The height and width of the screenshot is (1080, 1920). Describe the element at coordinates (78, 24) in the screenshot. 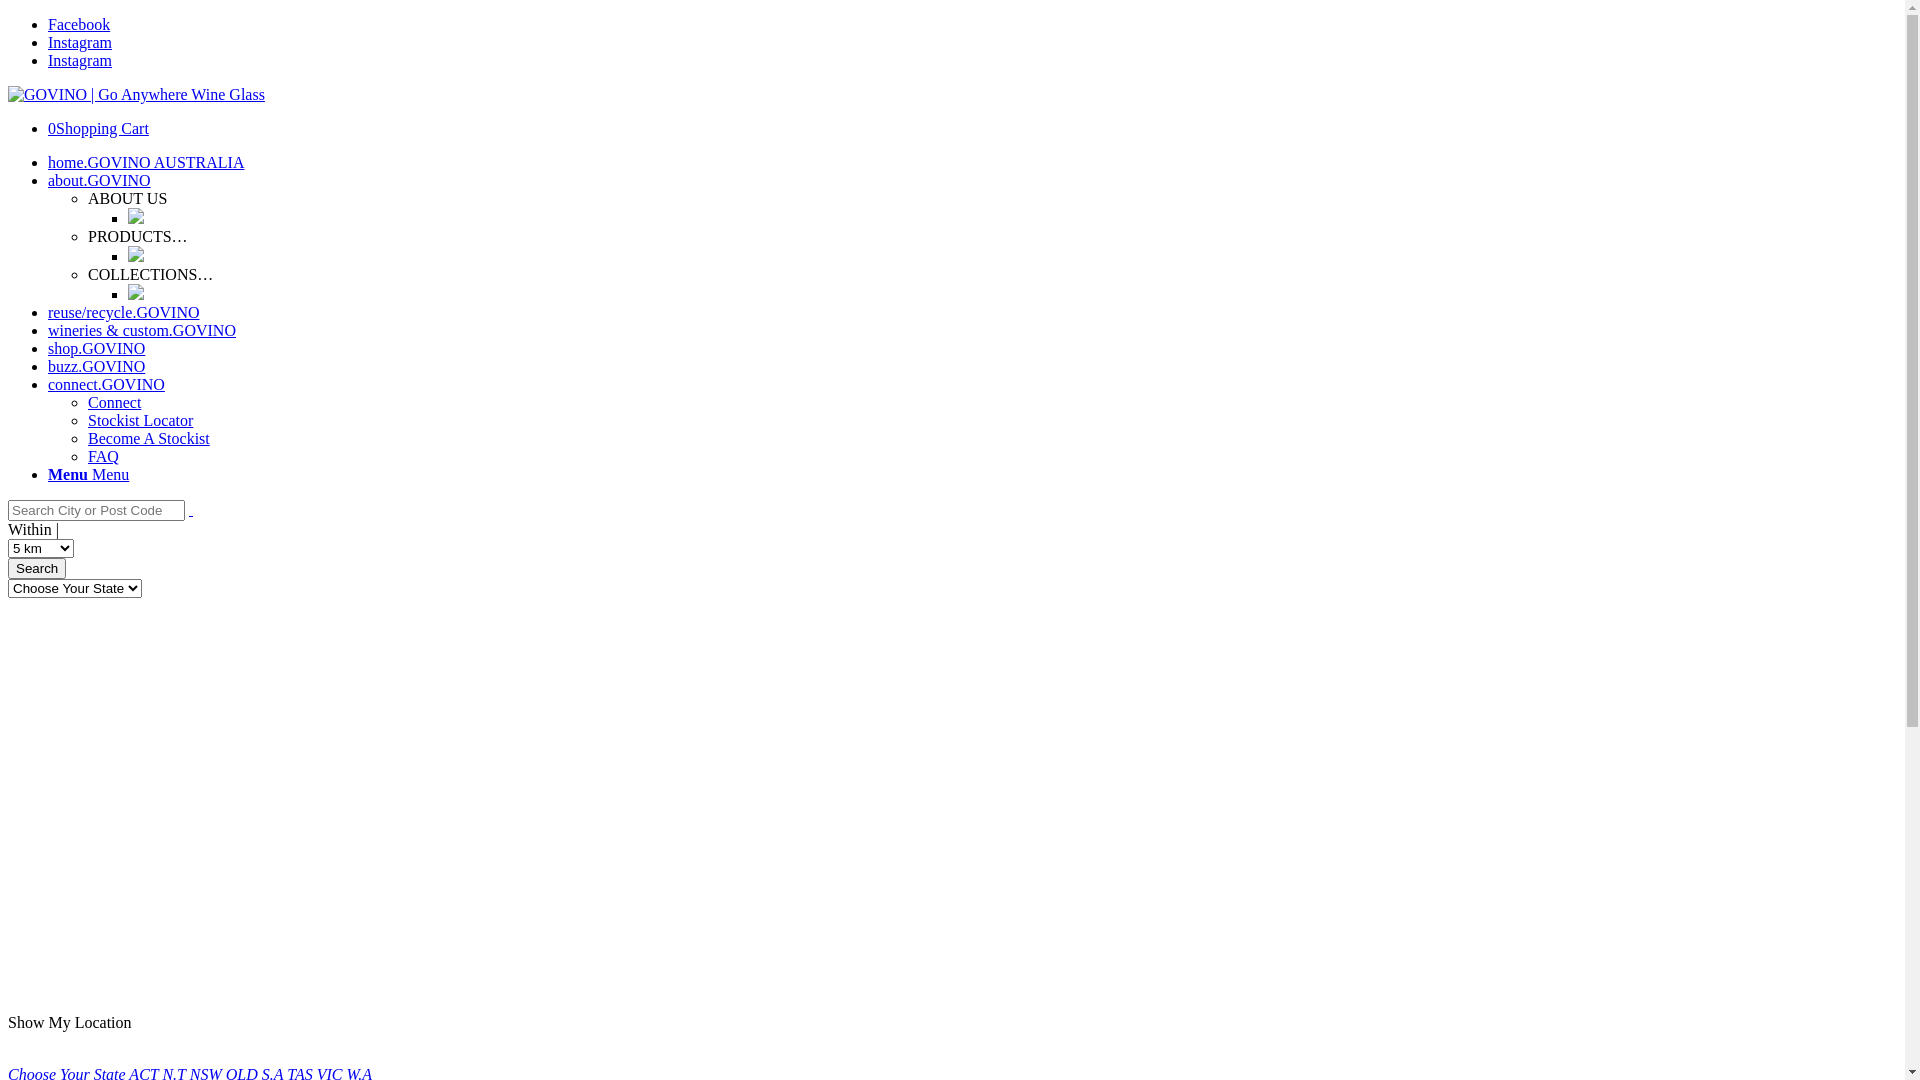

I see `'Facebook'` at that location.